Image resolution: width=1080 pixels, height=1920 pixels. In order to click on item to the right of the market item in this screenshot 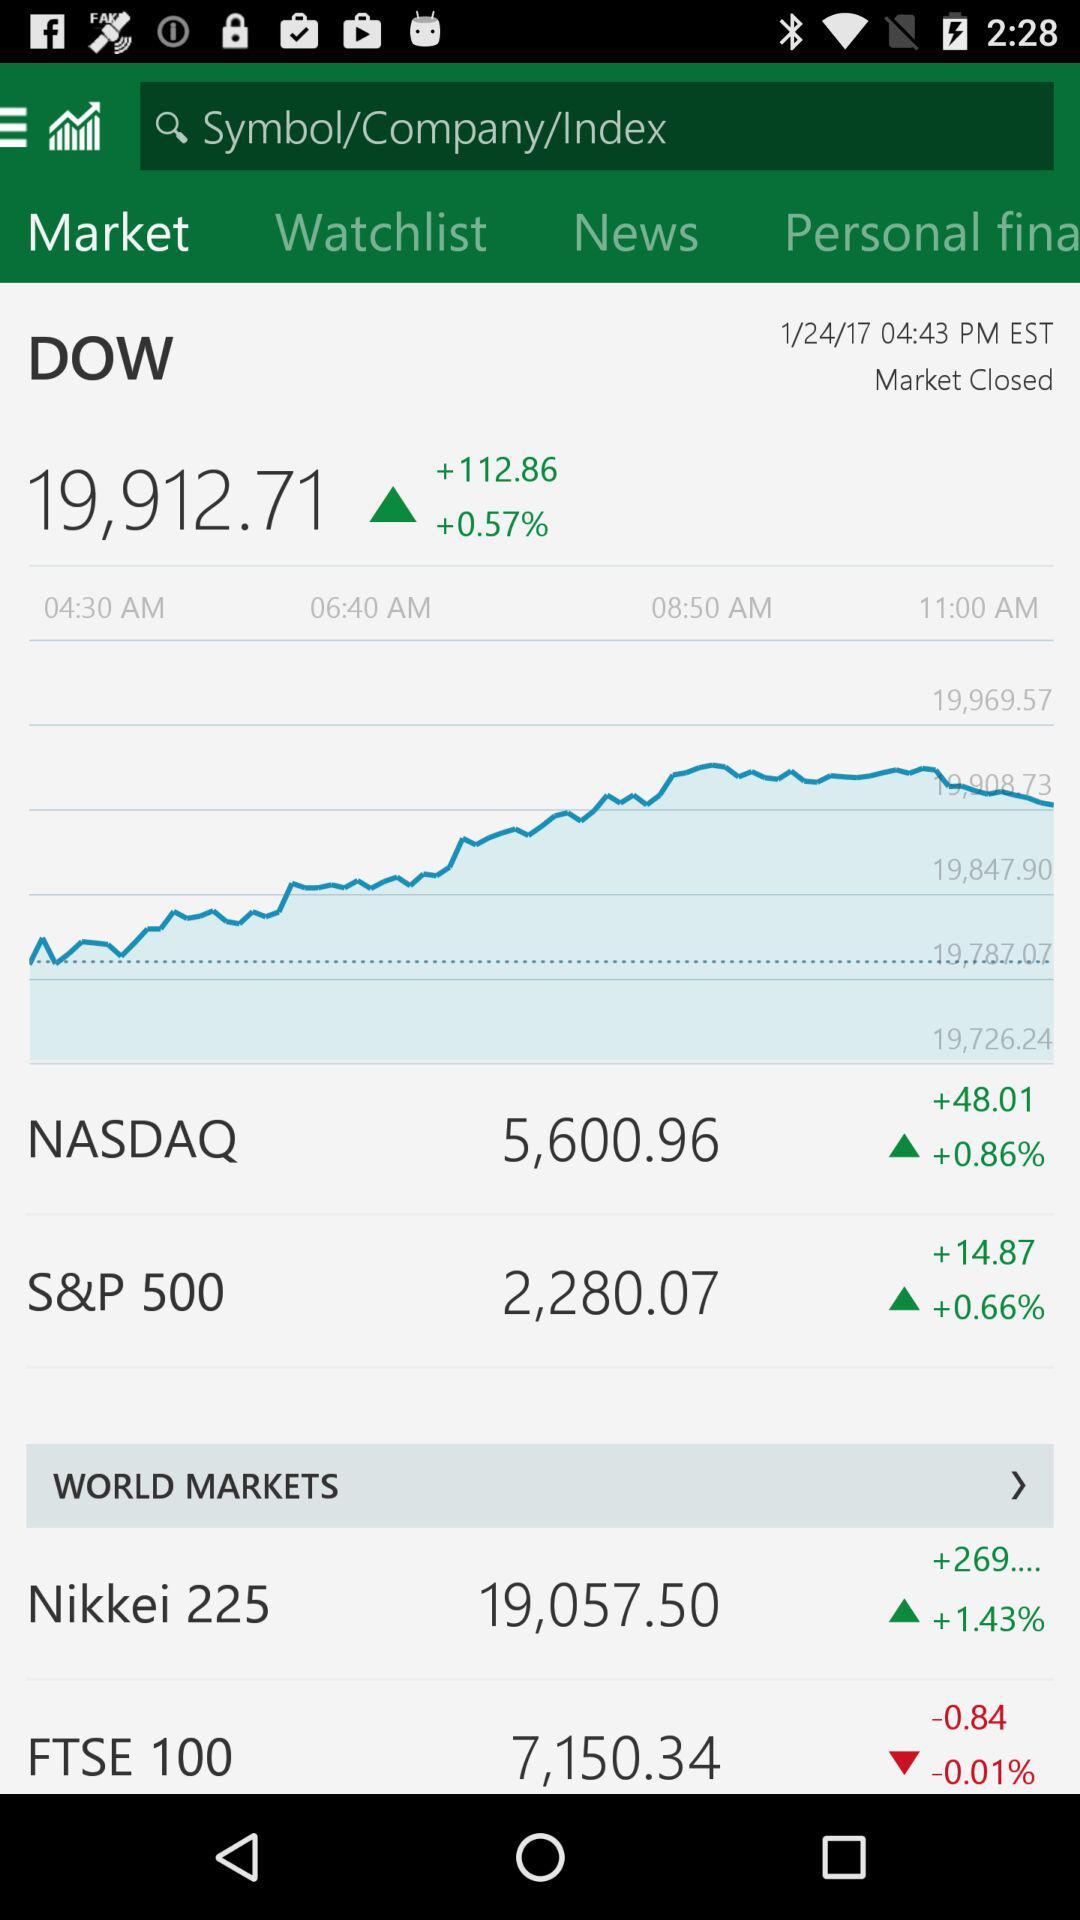, I will do `click(397, 235)`.